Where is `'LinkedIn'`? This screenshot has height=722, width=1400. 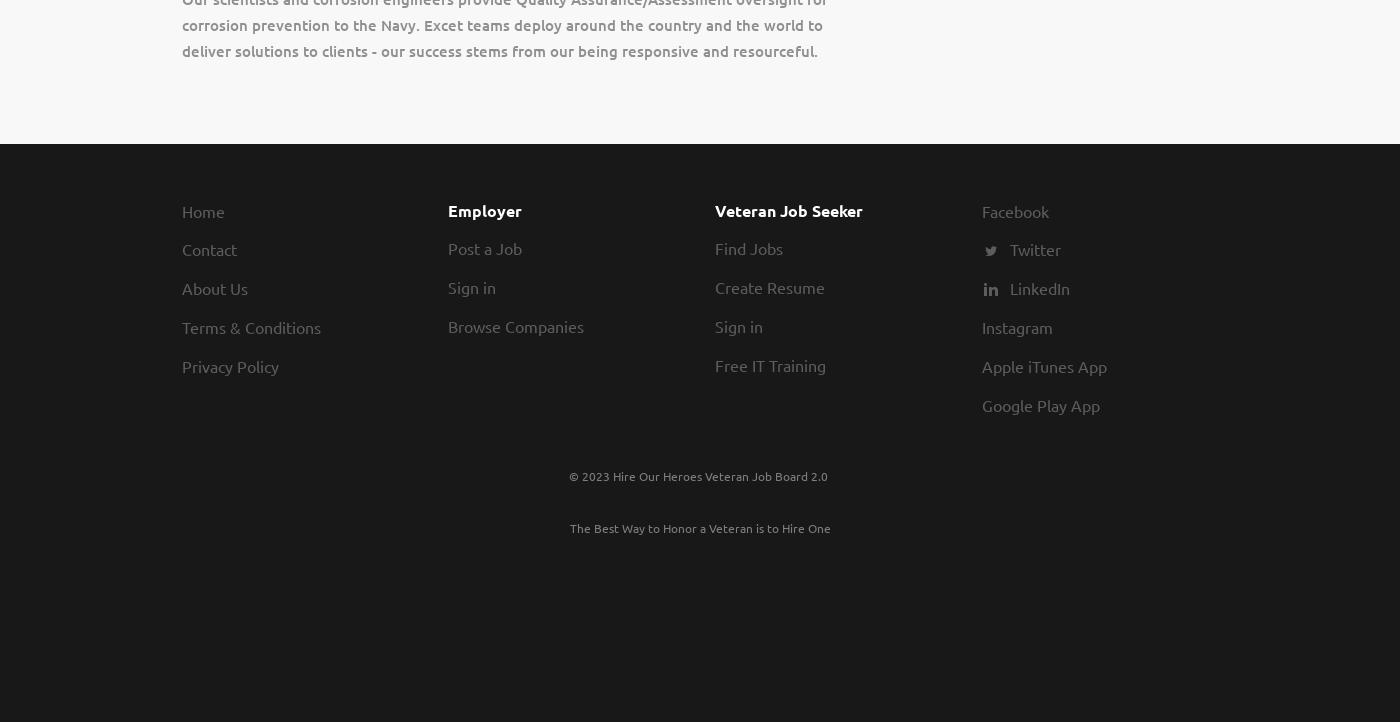 'LinkedIn' is located at coordinates (1038, 288).